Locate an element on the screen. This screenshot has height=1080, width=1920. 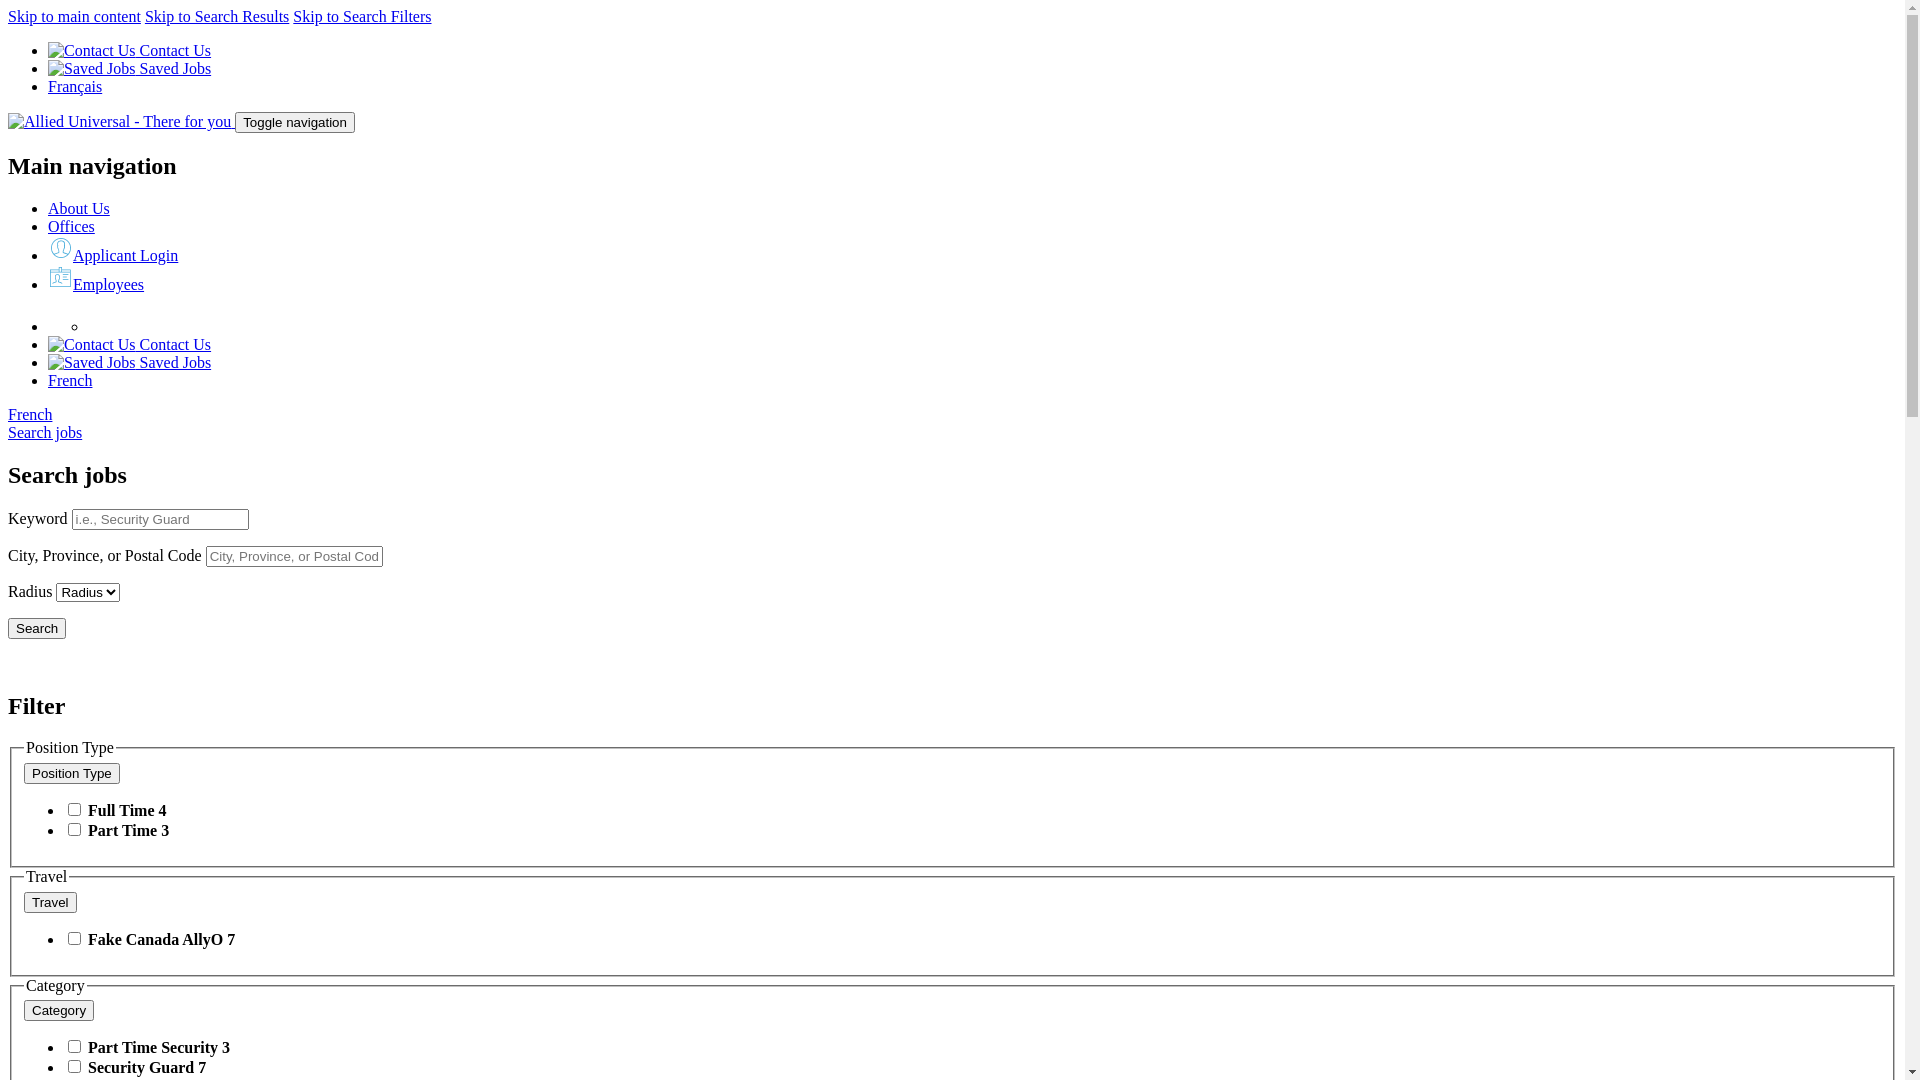
'French' is located at coordinates (29, 413).